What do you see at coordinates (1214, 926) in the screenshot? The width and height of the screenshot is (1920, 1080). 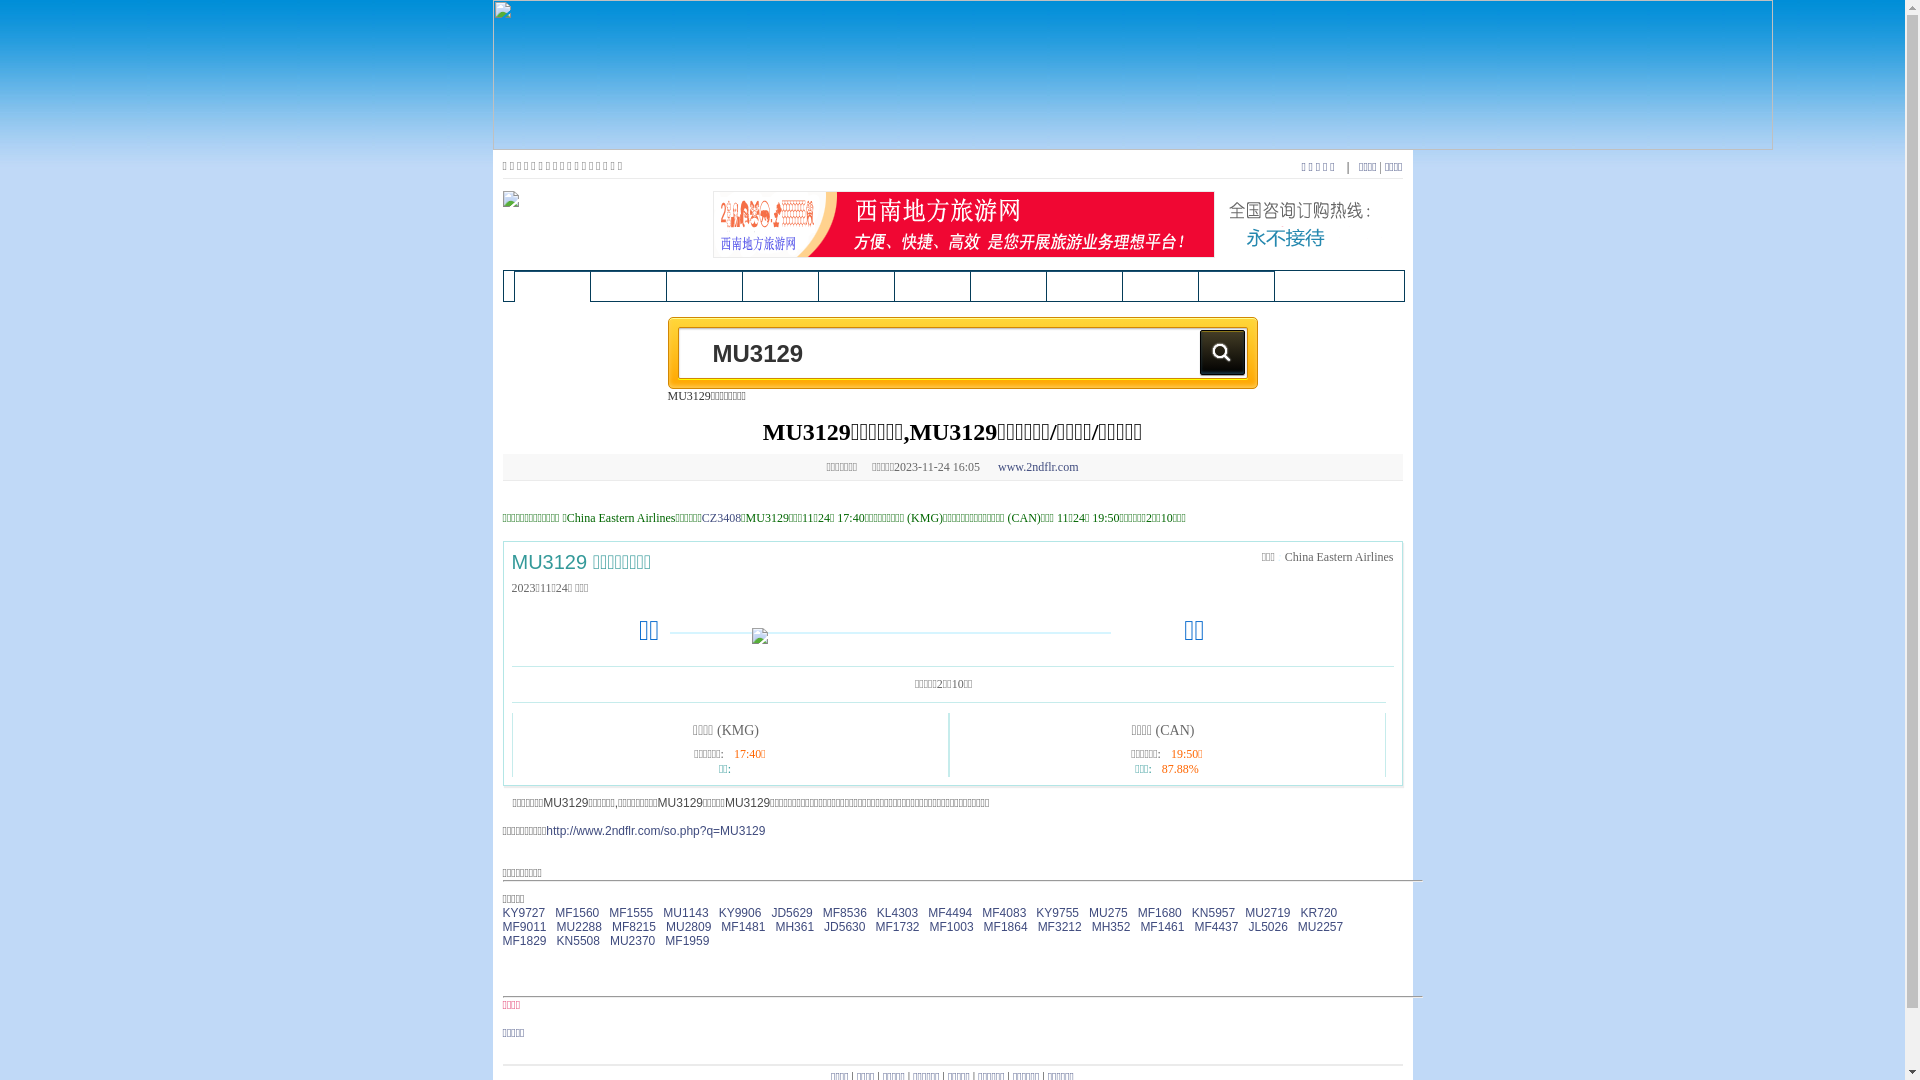 I see `'MF4437'` at bounding box center [1214, 926].